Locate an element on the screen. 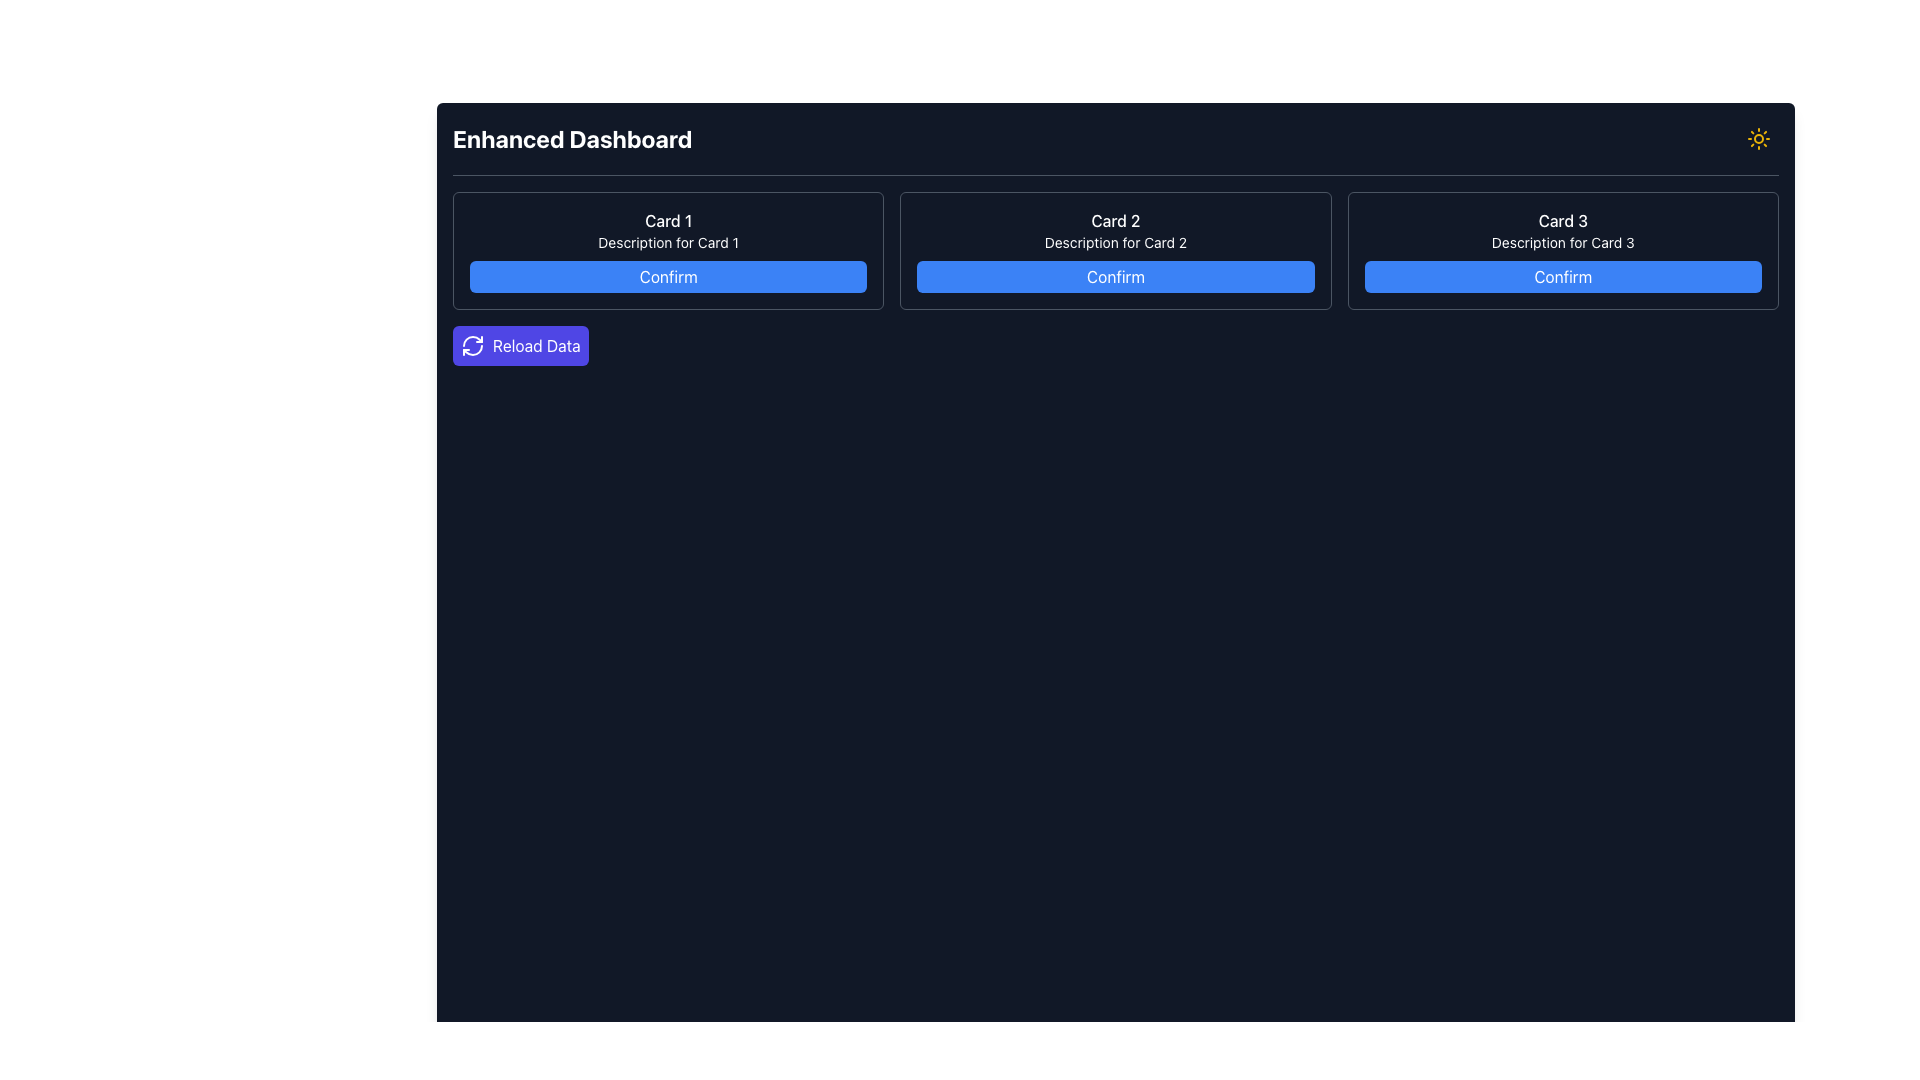 This screenshot has height=1080, width=1920. the confirm button located in 'Card 1', positioned below the description text 'Description for Card 1', to navigate is located at coordinates (668, 277).